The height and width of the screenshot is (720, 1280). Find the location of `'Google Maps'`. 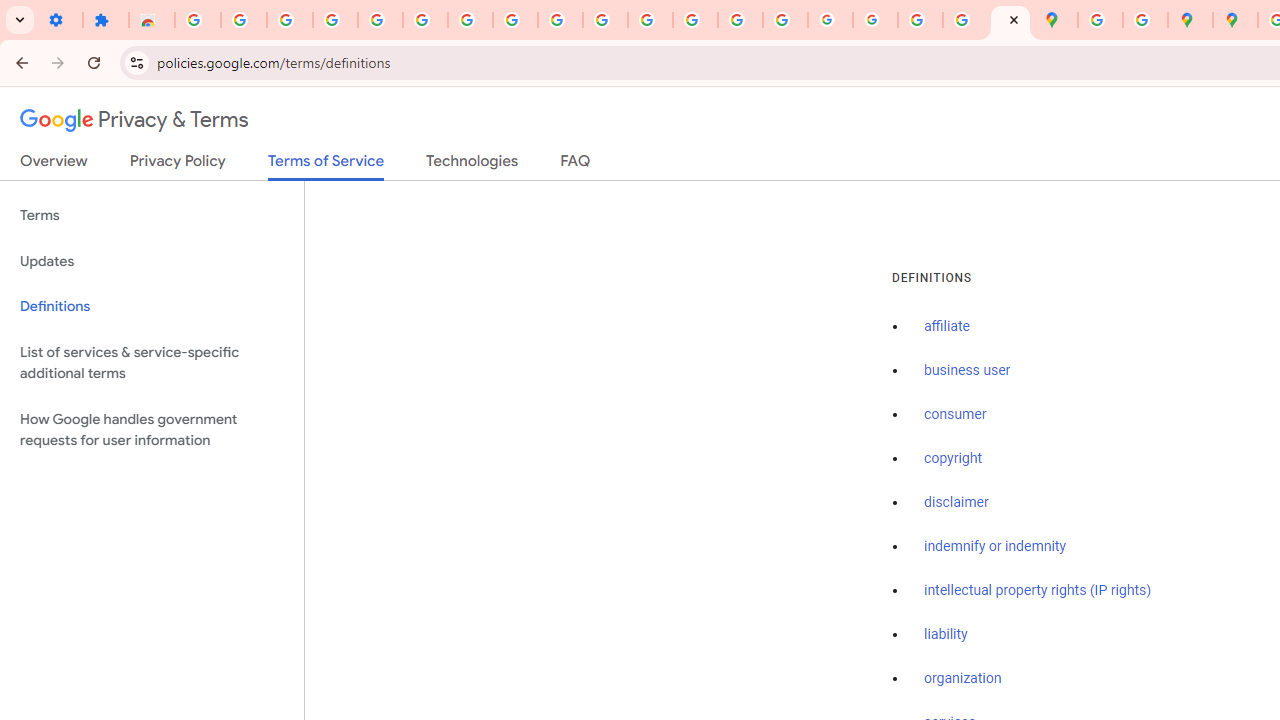

'Google Maps' is located at coordinates (1054, 20).